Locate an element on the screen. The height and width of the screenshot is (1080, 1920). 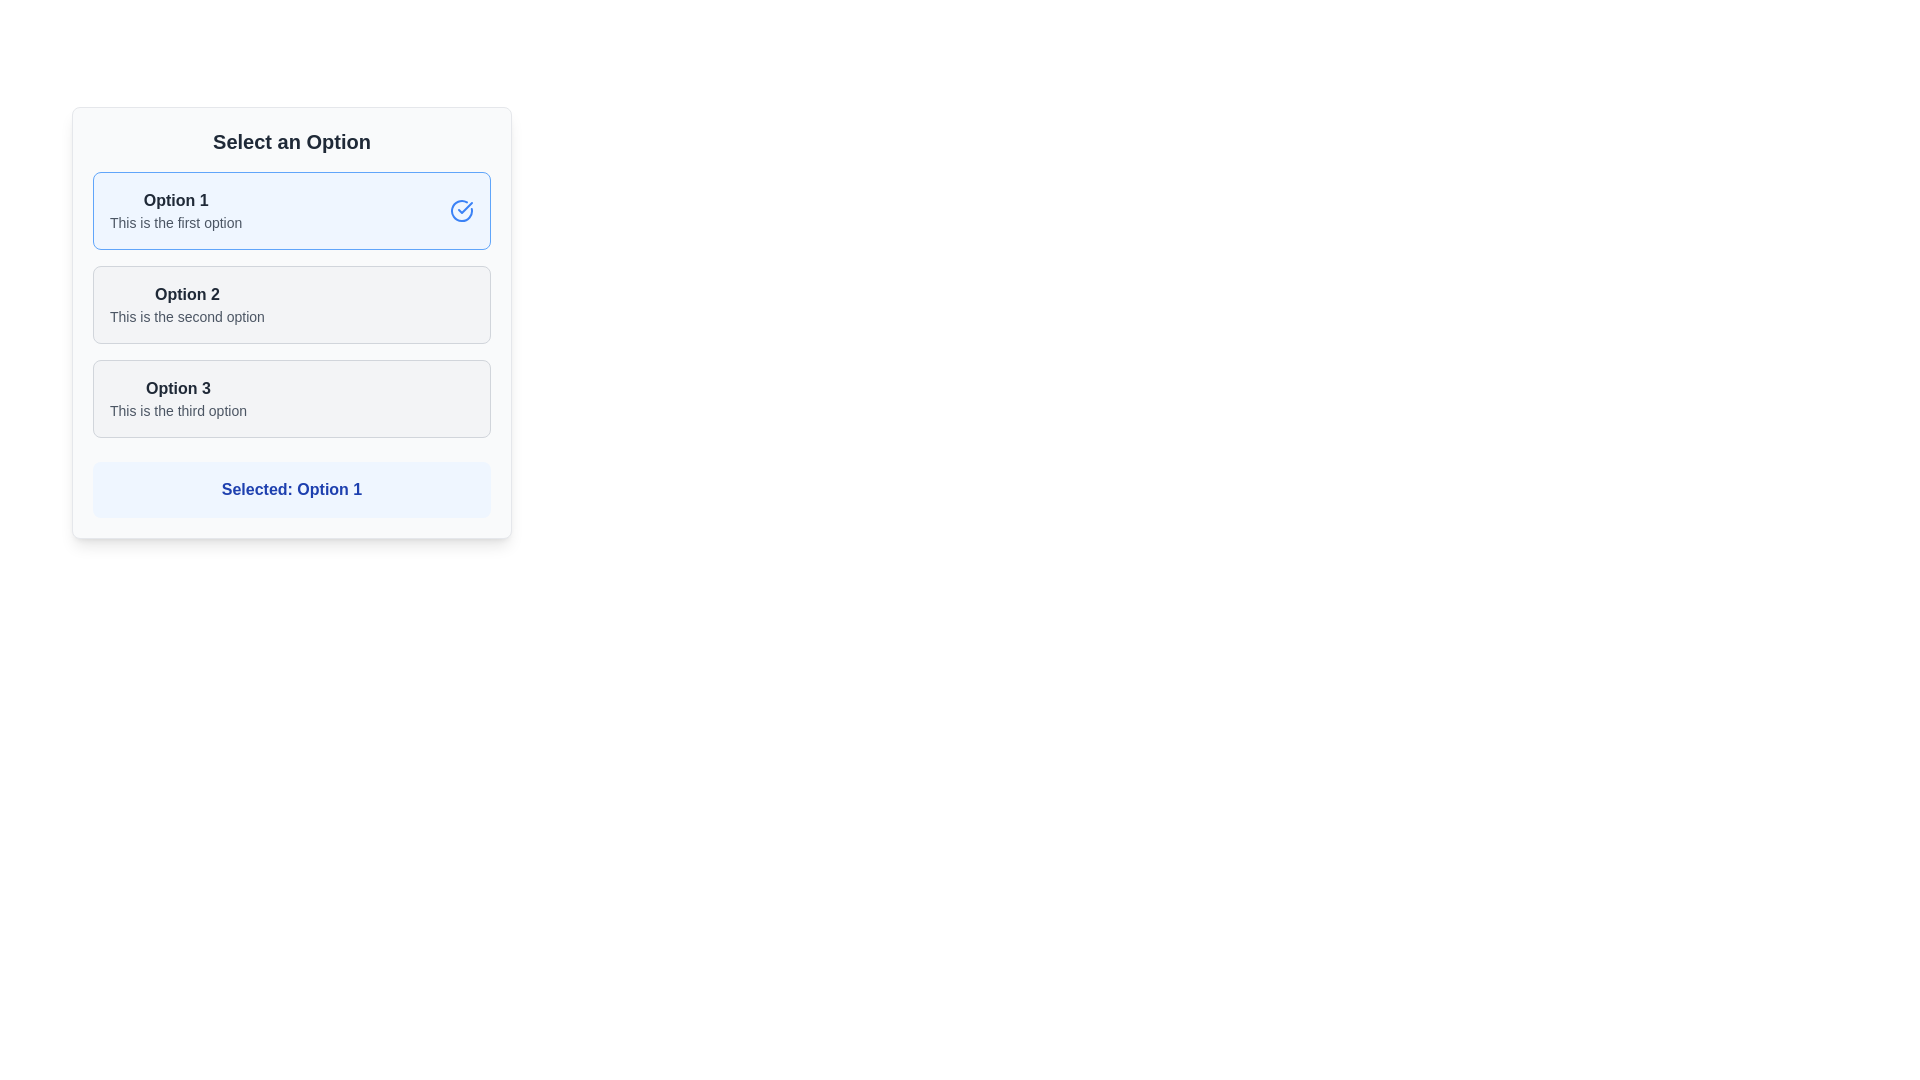
the selectable option block labeled 'Option 2' is located at coordinates (291, 304).